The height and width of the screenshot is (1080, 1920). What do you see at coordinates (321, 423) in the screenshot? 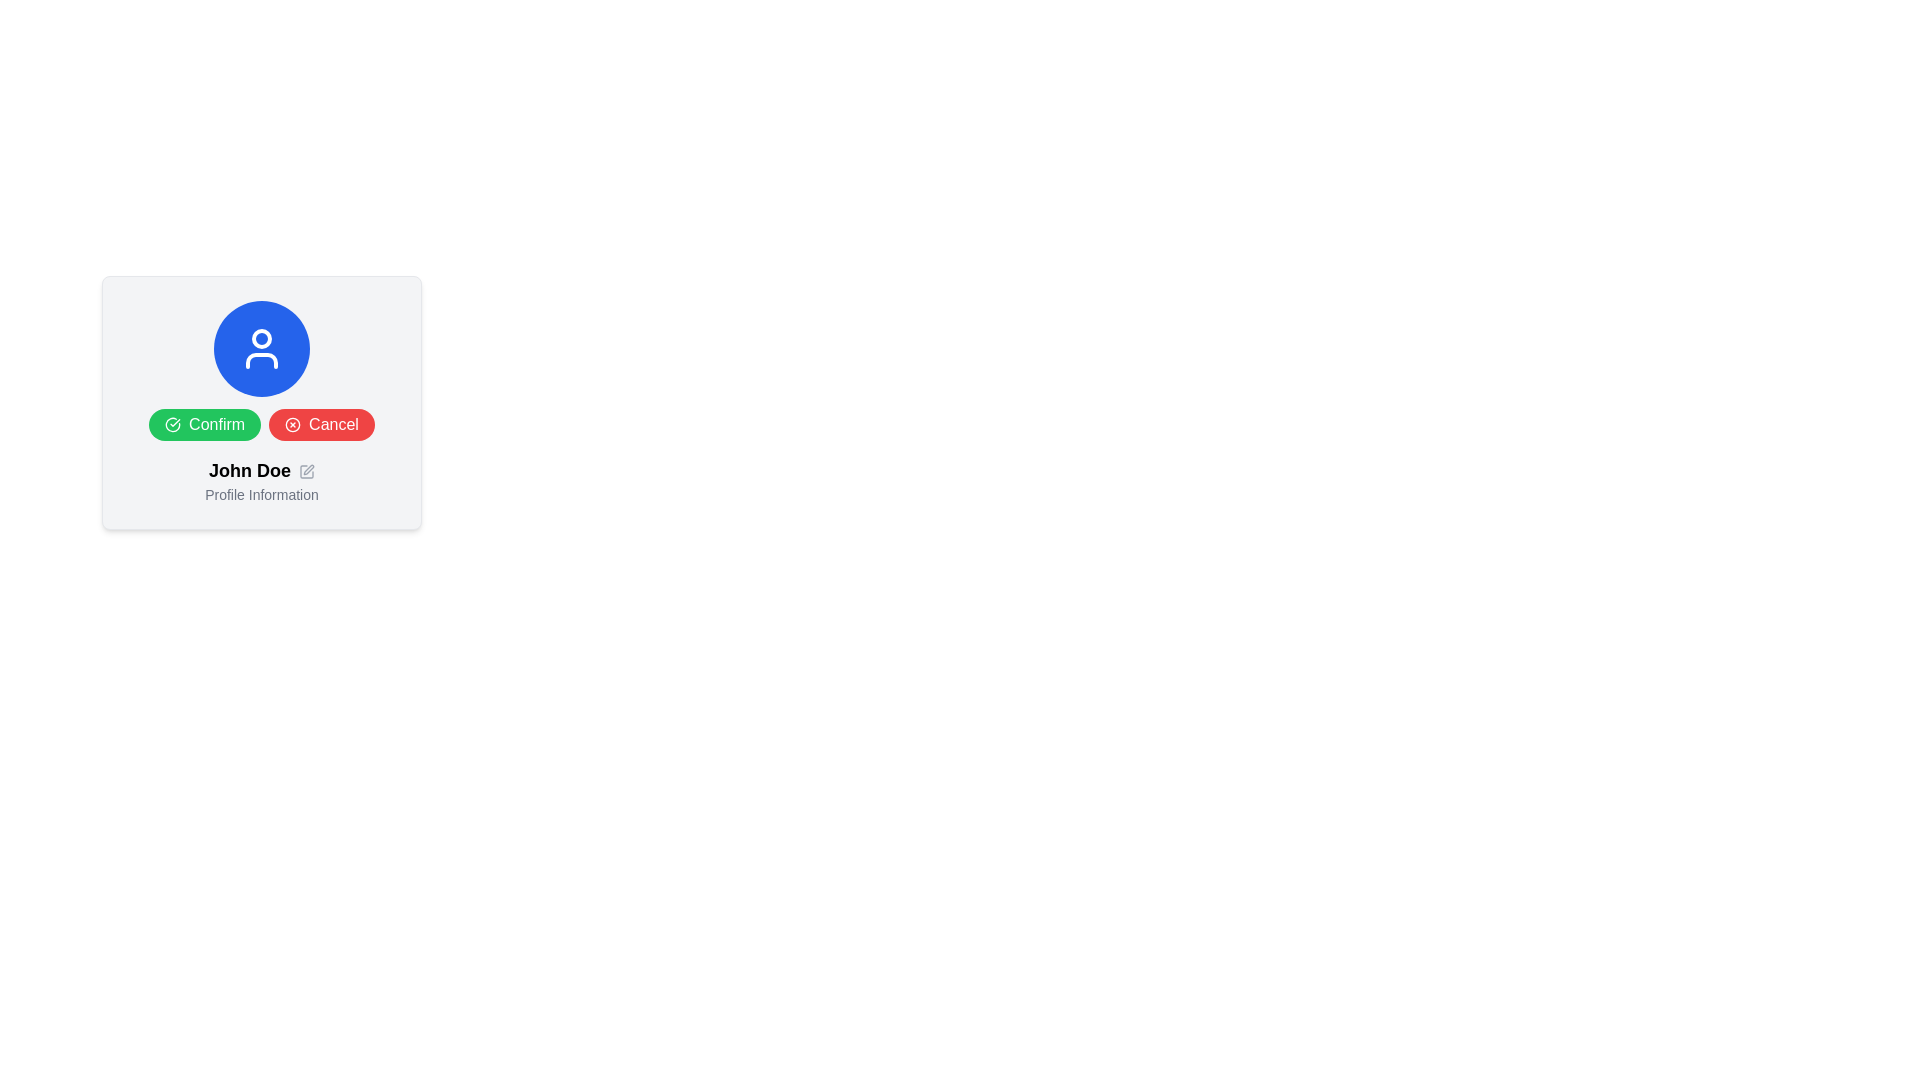
I see `the 'Cancel' button located directly to the right of the green 'Confirm' button` at bounding box center [321, 423].